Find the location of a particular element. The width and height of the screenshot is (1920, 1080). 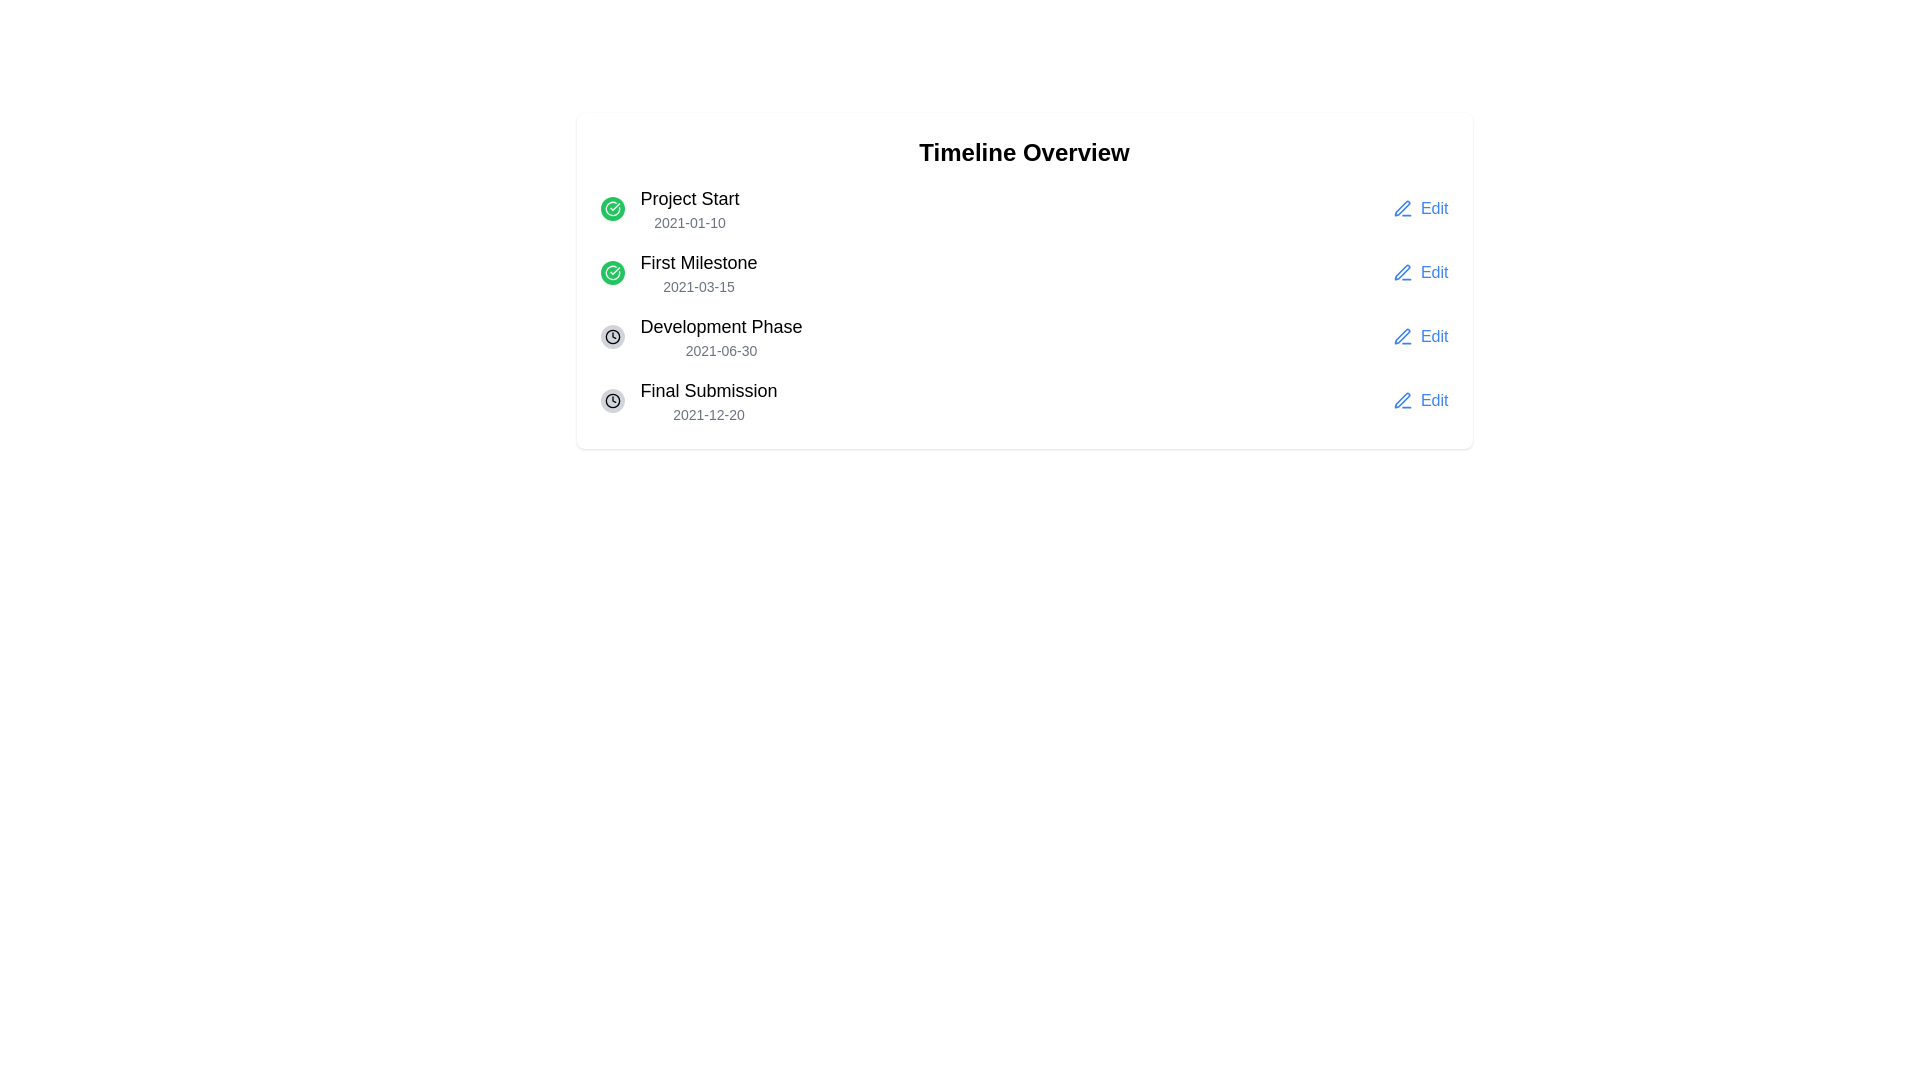

the edit icon located to the right of the 'Project Start' milestone text in the timeline interface is located at coordinates (1401, 208).